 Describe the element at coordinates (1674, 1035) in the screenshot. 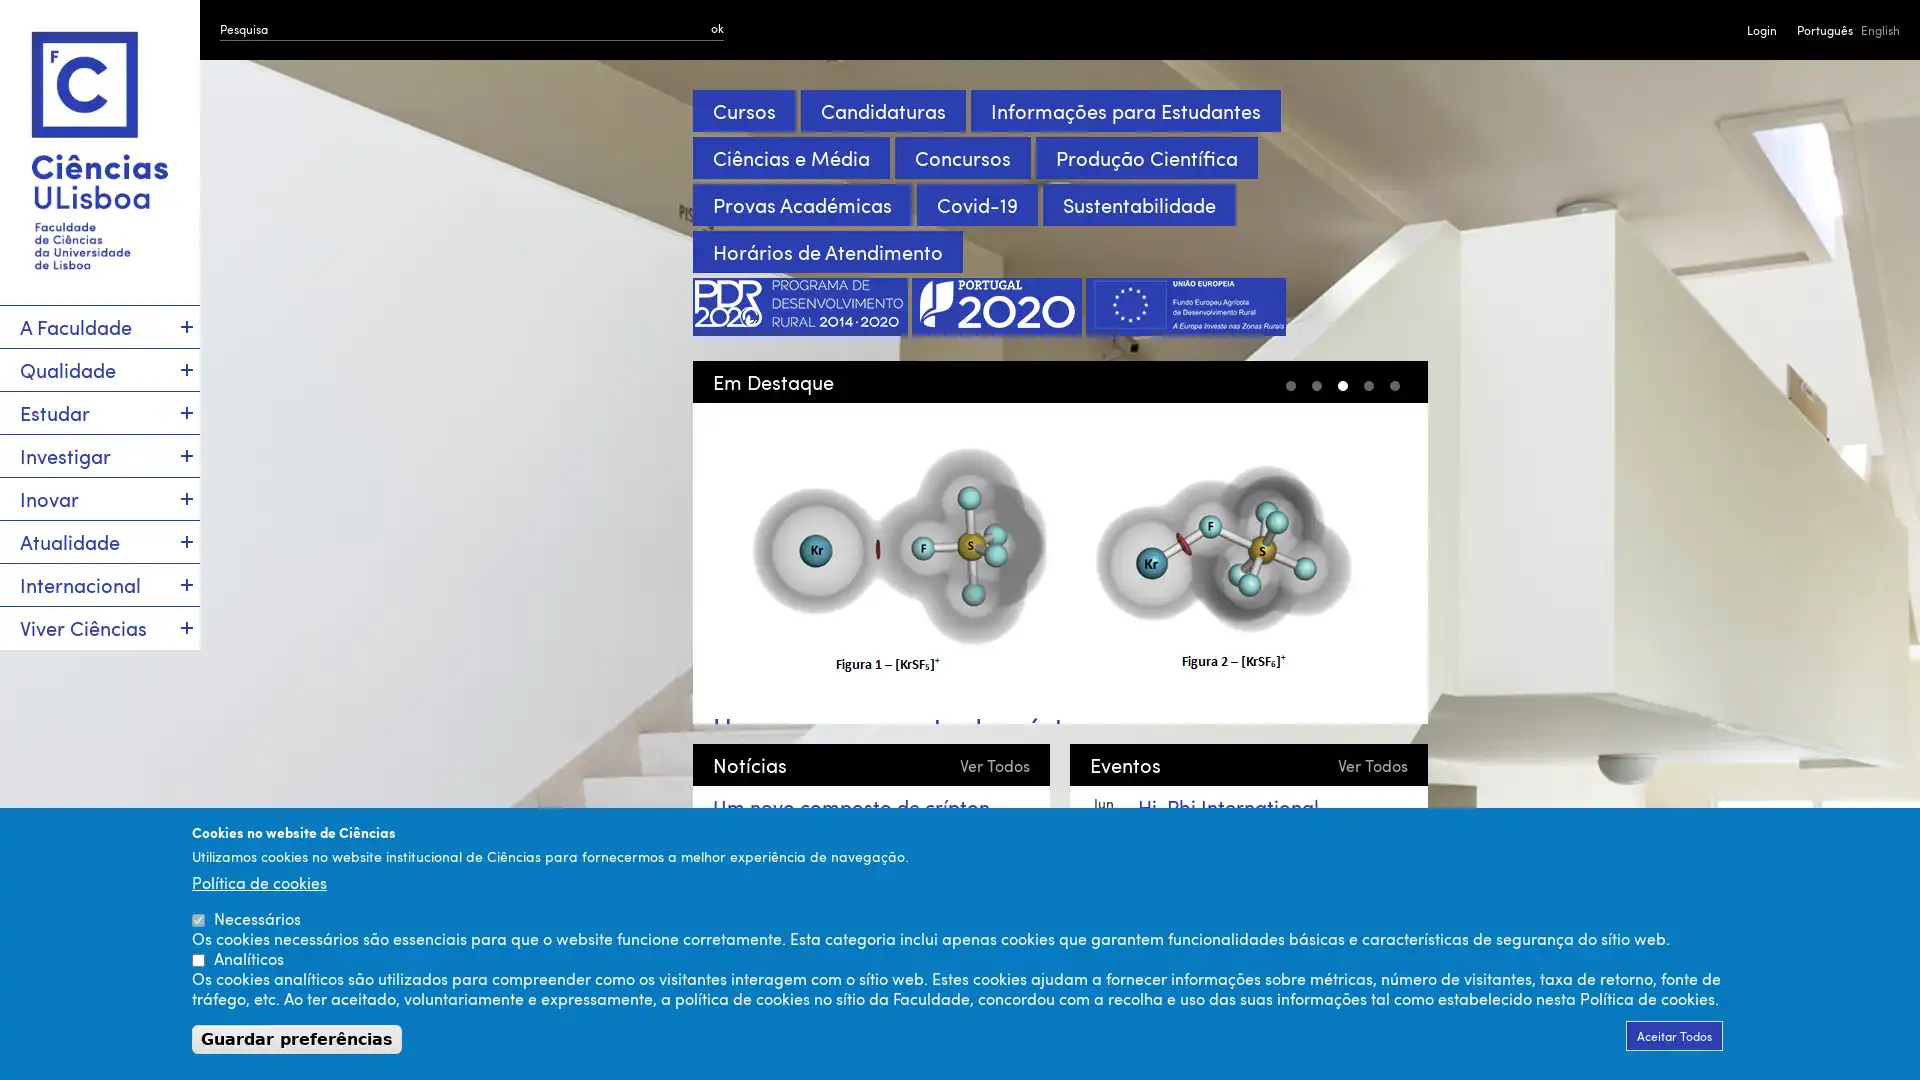

I see `Aceitar Todos` at that location.